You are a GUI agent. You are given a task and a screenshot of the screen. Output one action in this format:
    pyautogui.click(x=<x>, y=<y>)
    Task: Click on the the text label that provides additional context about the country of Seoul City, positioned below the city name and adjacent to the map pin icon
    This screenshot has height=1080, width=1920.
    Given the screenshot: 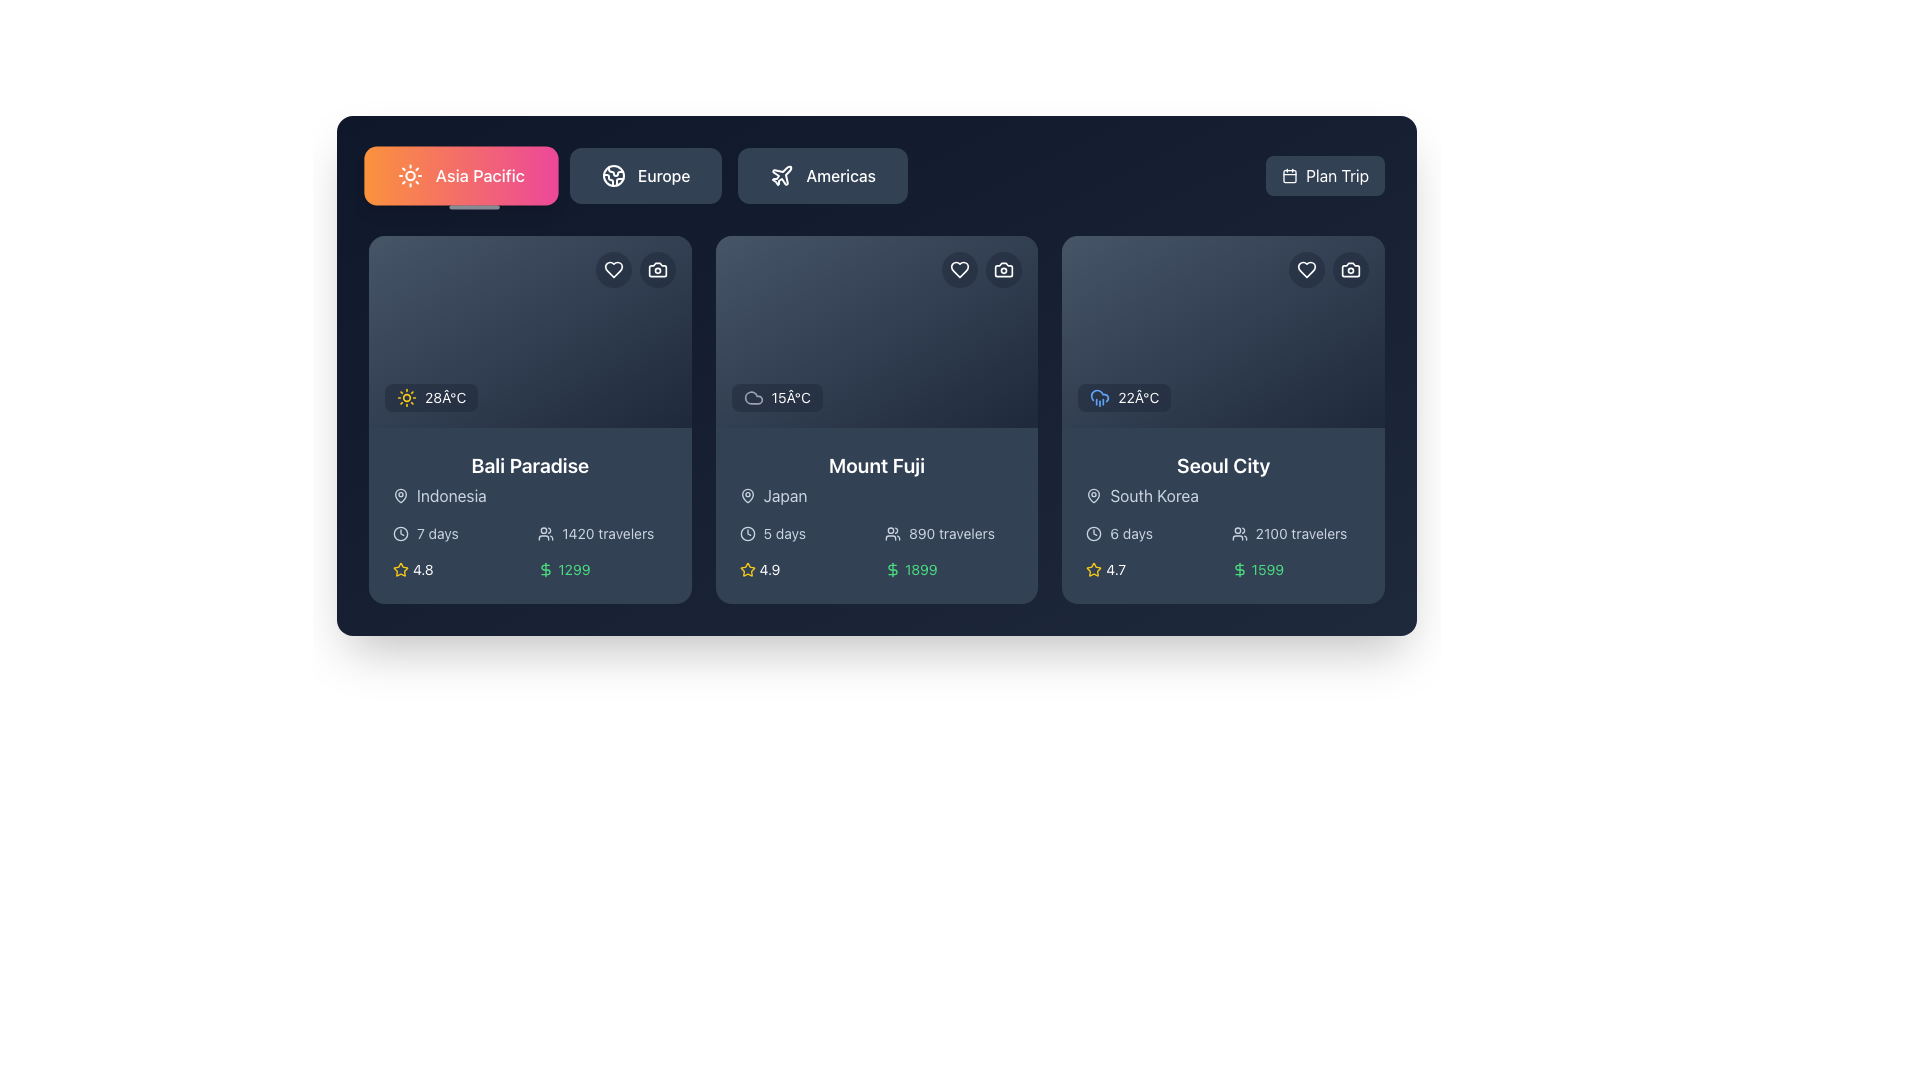 What is the action you would take?
    pyautogui.click(x=1154, y=495)
    